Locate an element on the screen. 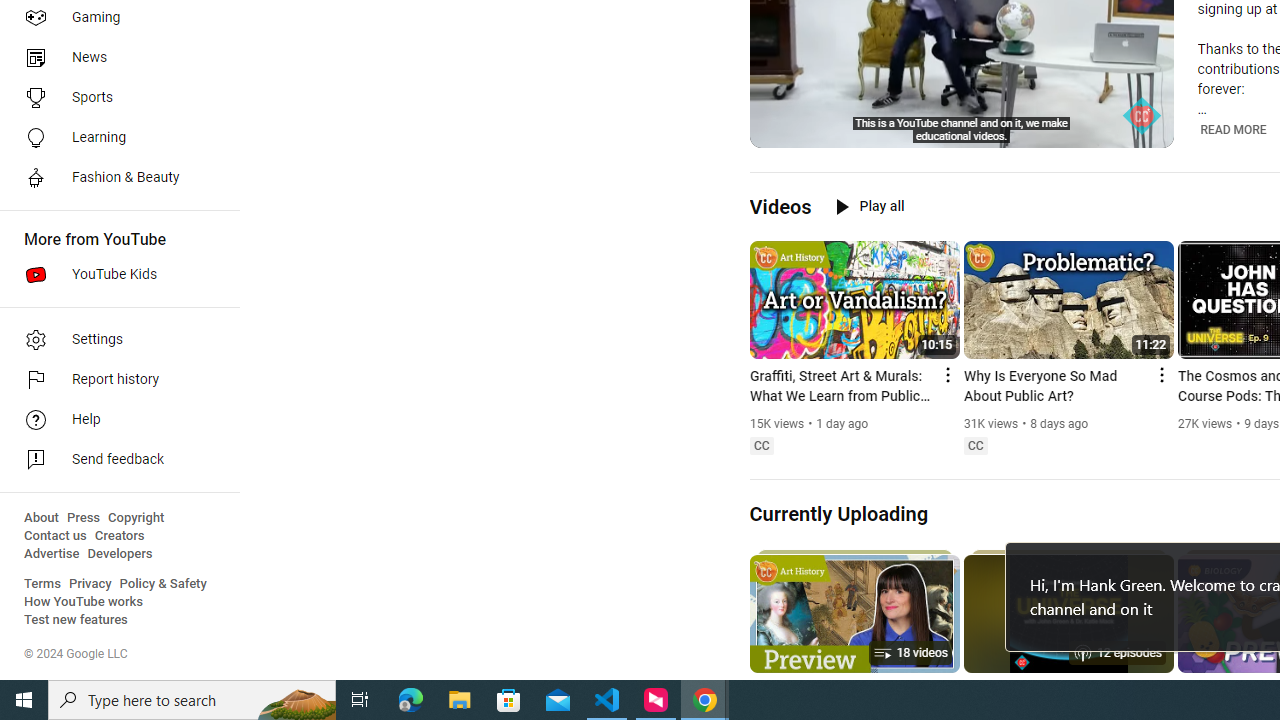 The width and height of the screenshot is (1280, 720). 'YouTube Kids' is located at coordinates (112, 275).